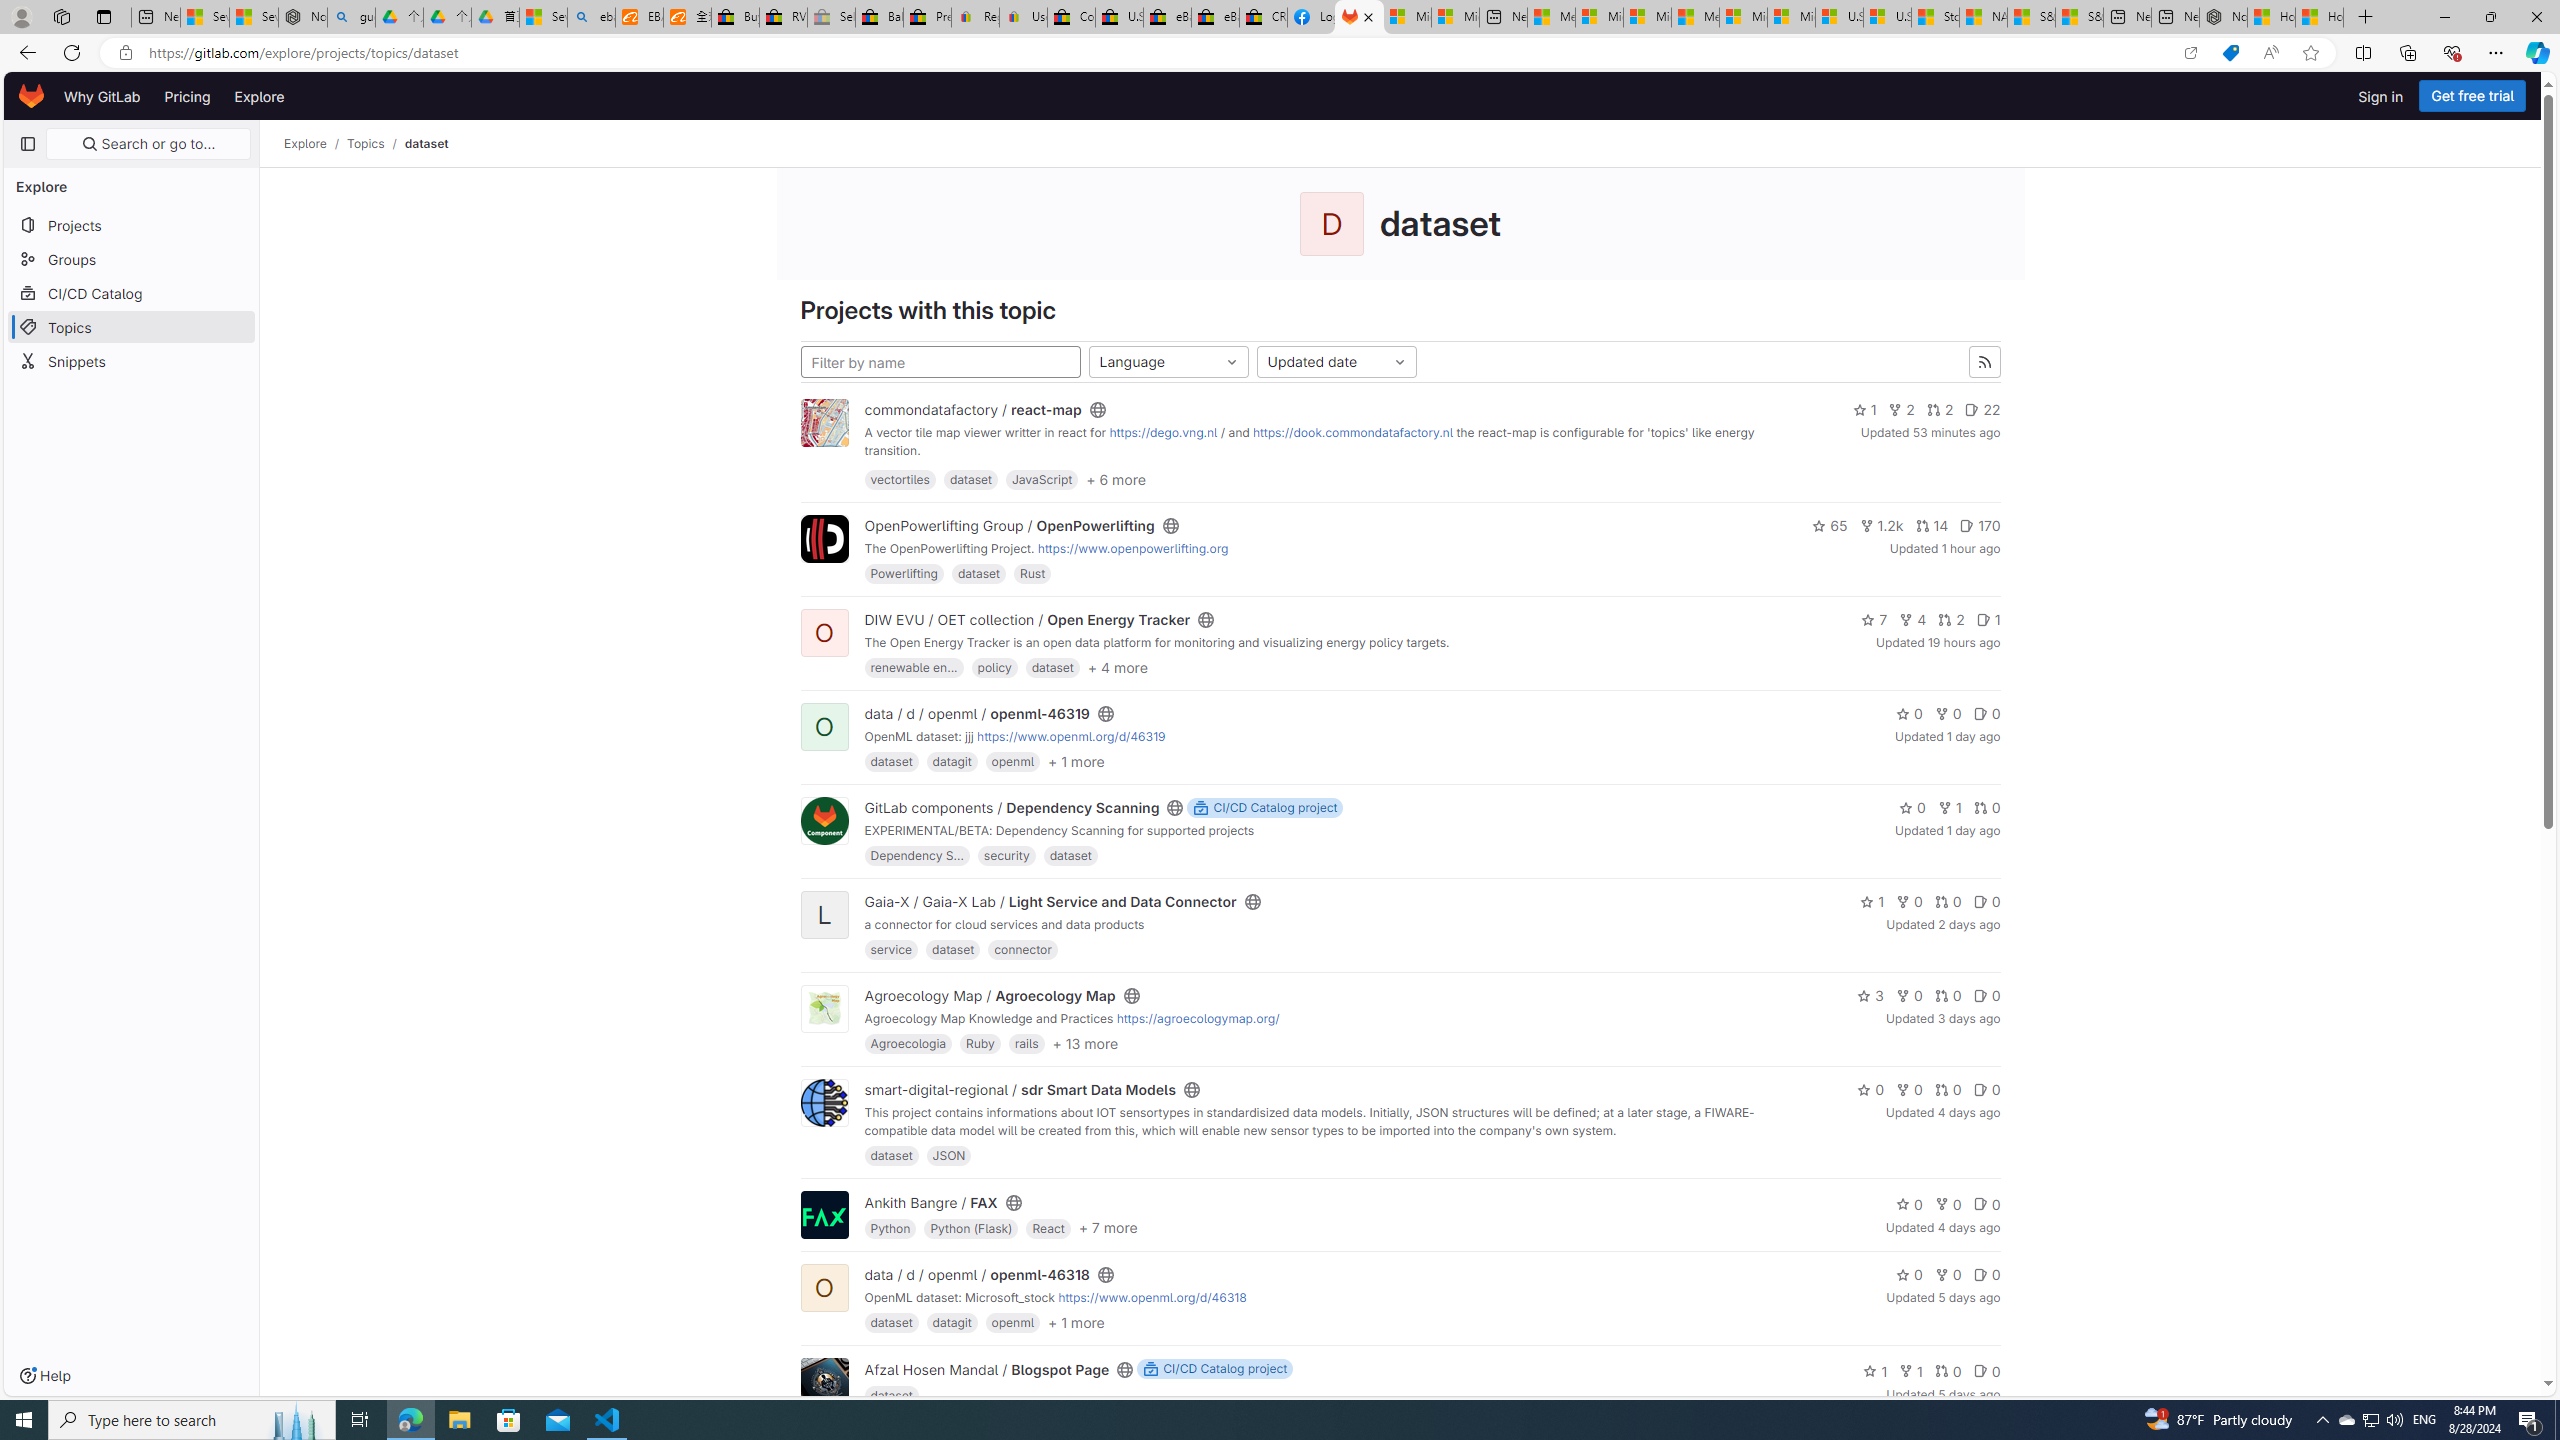 Image resolution: width=2560 pixels, height=1440 pixels. Describe the element at coordinates (28, 143) in the screenshot. I see `'Primary navigation sidebar'` at that location.